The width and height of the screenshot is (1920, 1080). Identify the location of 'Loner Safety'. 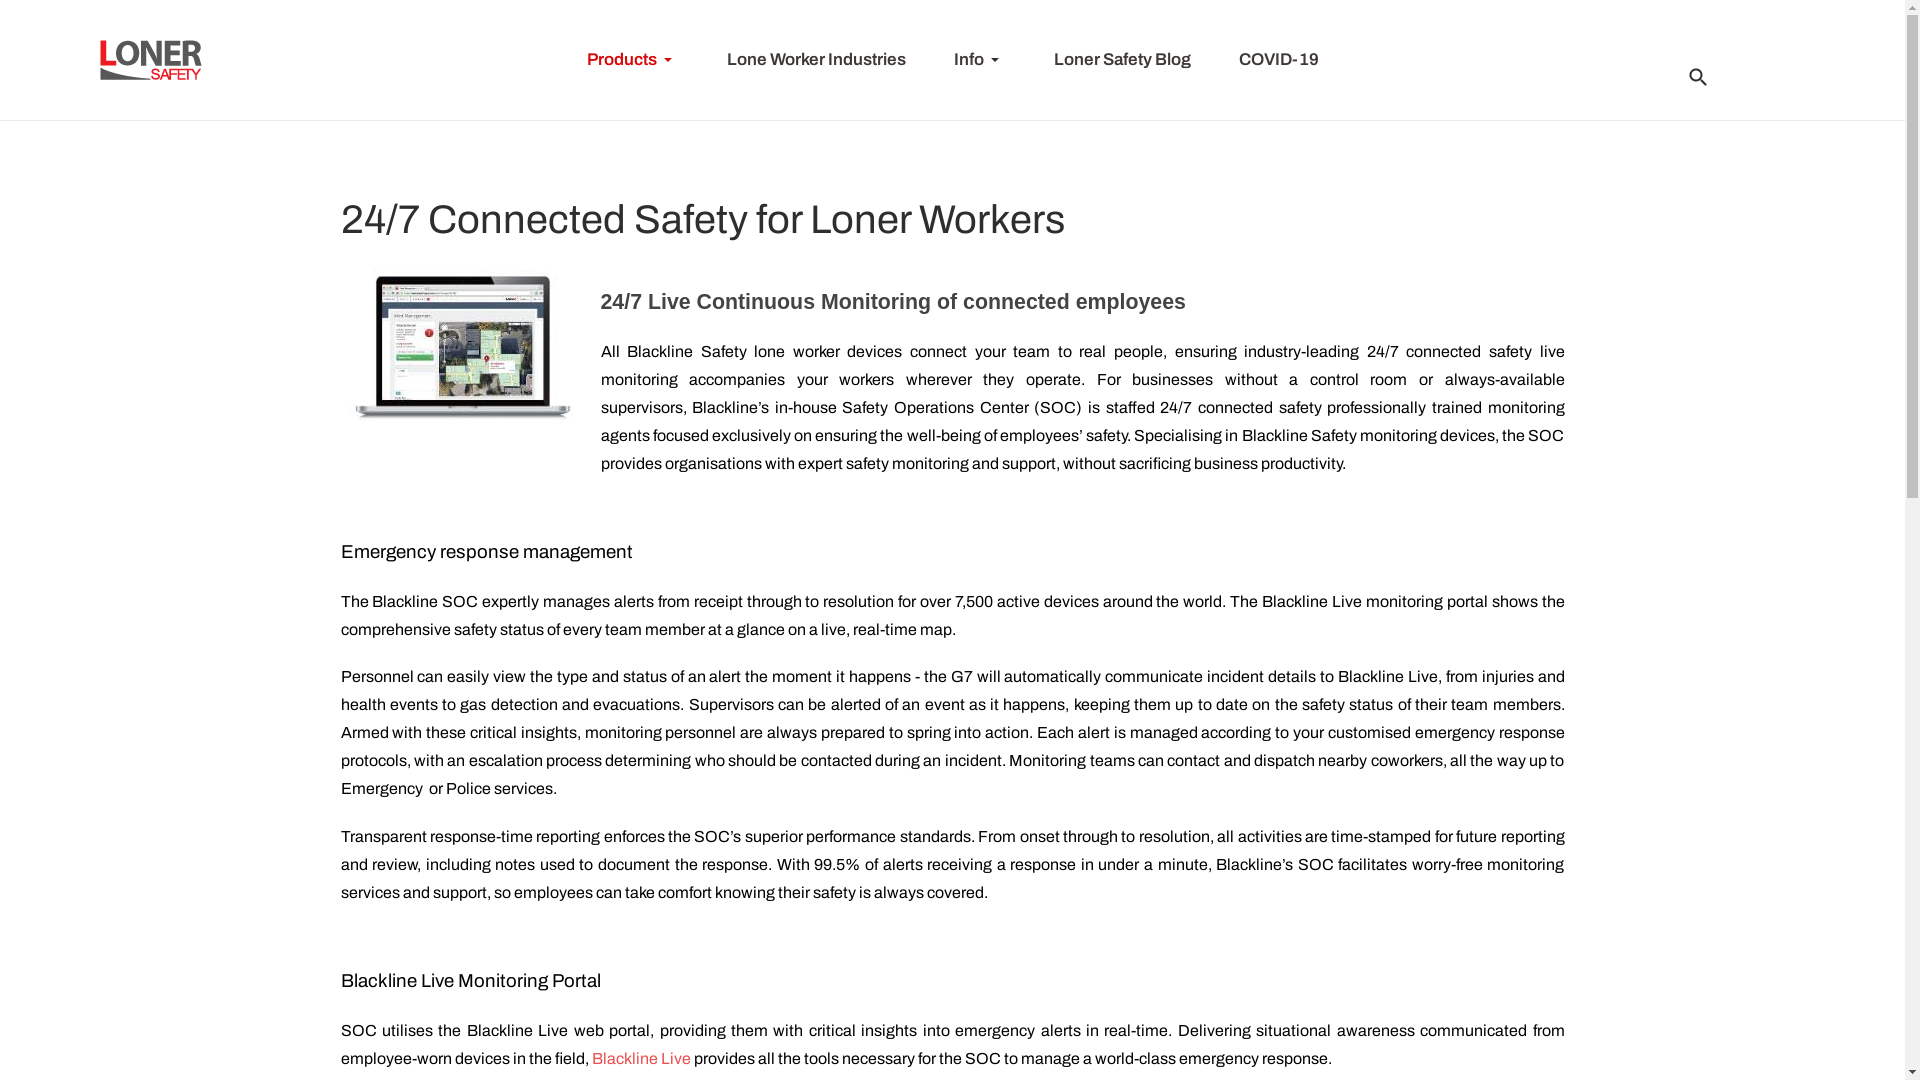
(150, 59).